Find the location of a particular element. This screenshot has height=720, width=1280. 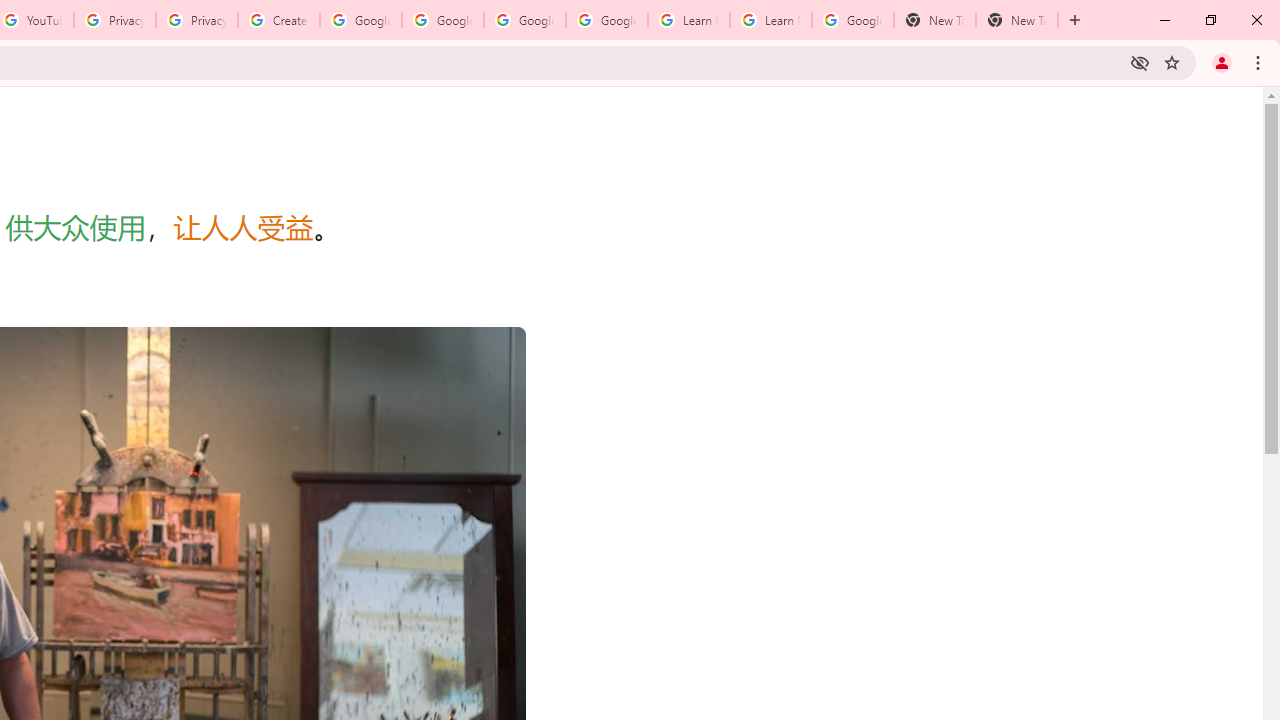

'Create your Google Account' is located at coordinates (278, 20).